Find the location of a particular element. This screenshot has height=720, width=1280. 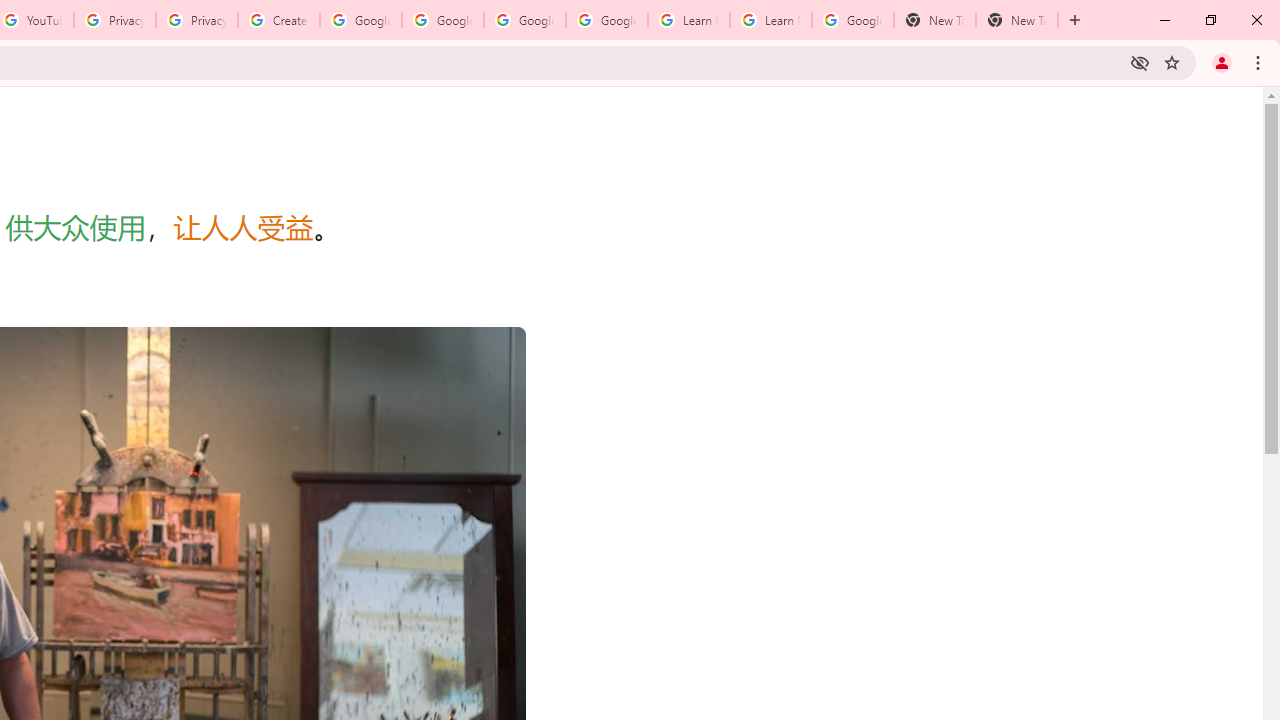

'Create your Google Account' is located at coordinates (278, 20).